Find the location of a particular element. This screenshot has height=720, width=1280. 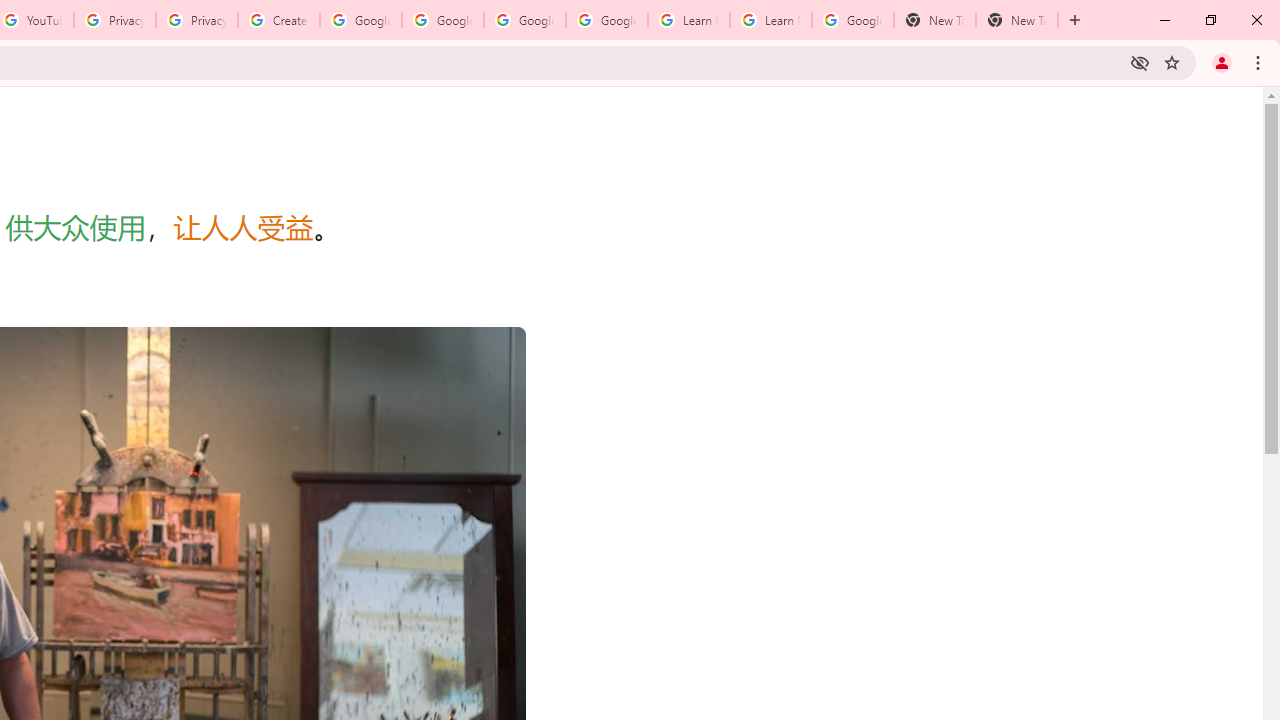

'Create your Google Account' is located at coordinates (278, 20).